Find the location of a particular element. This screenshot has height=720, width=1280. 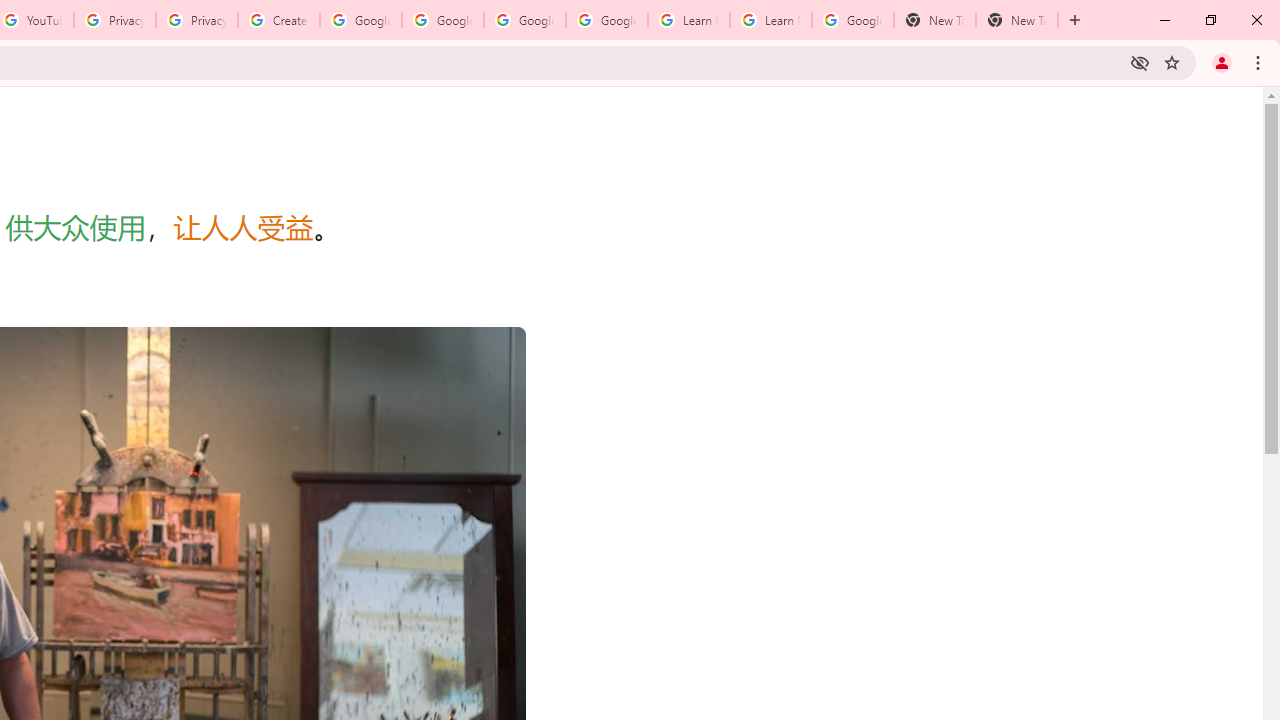

'Create your Google Account' is located at coordinates (278, 20).